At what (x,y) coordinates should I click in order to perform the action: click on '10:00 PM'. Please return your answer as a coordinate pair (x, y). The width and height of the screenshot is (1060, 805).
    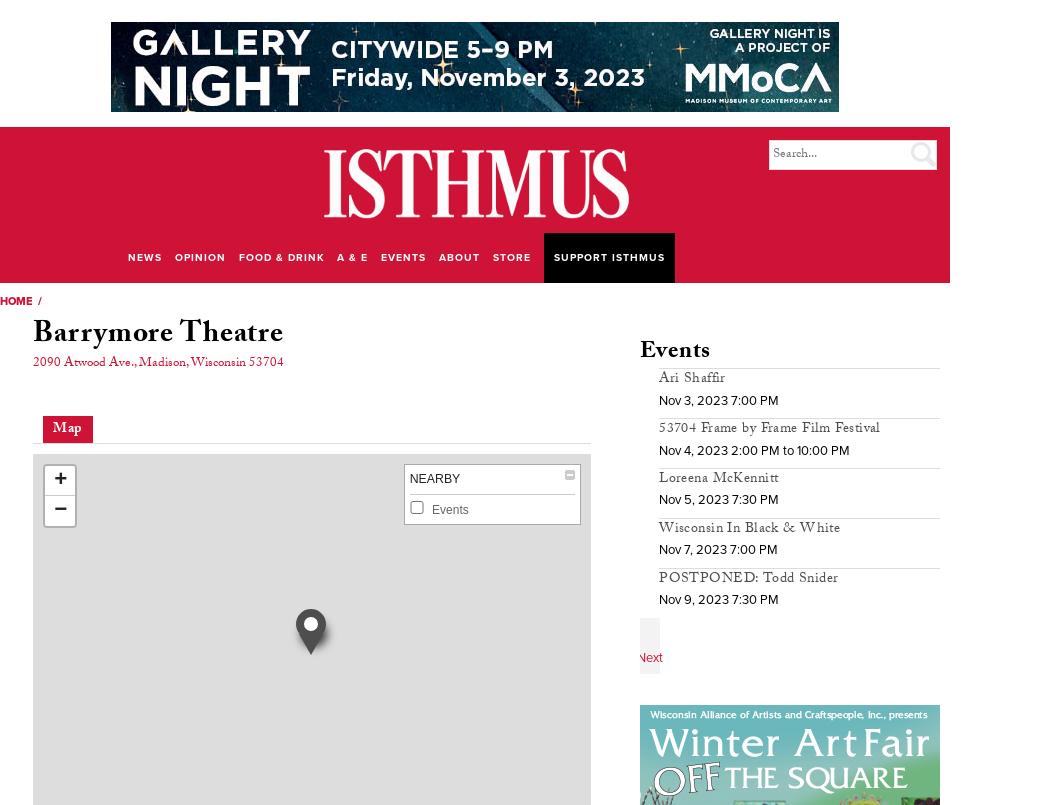
    Looking at the image, I should click on (823, 448).